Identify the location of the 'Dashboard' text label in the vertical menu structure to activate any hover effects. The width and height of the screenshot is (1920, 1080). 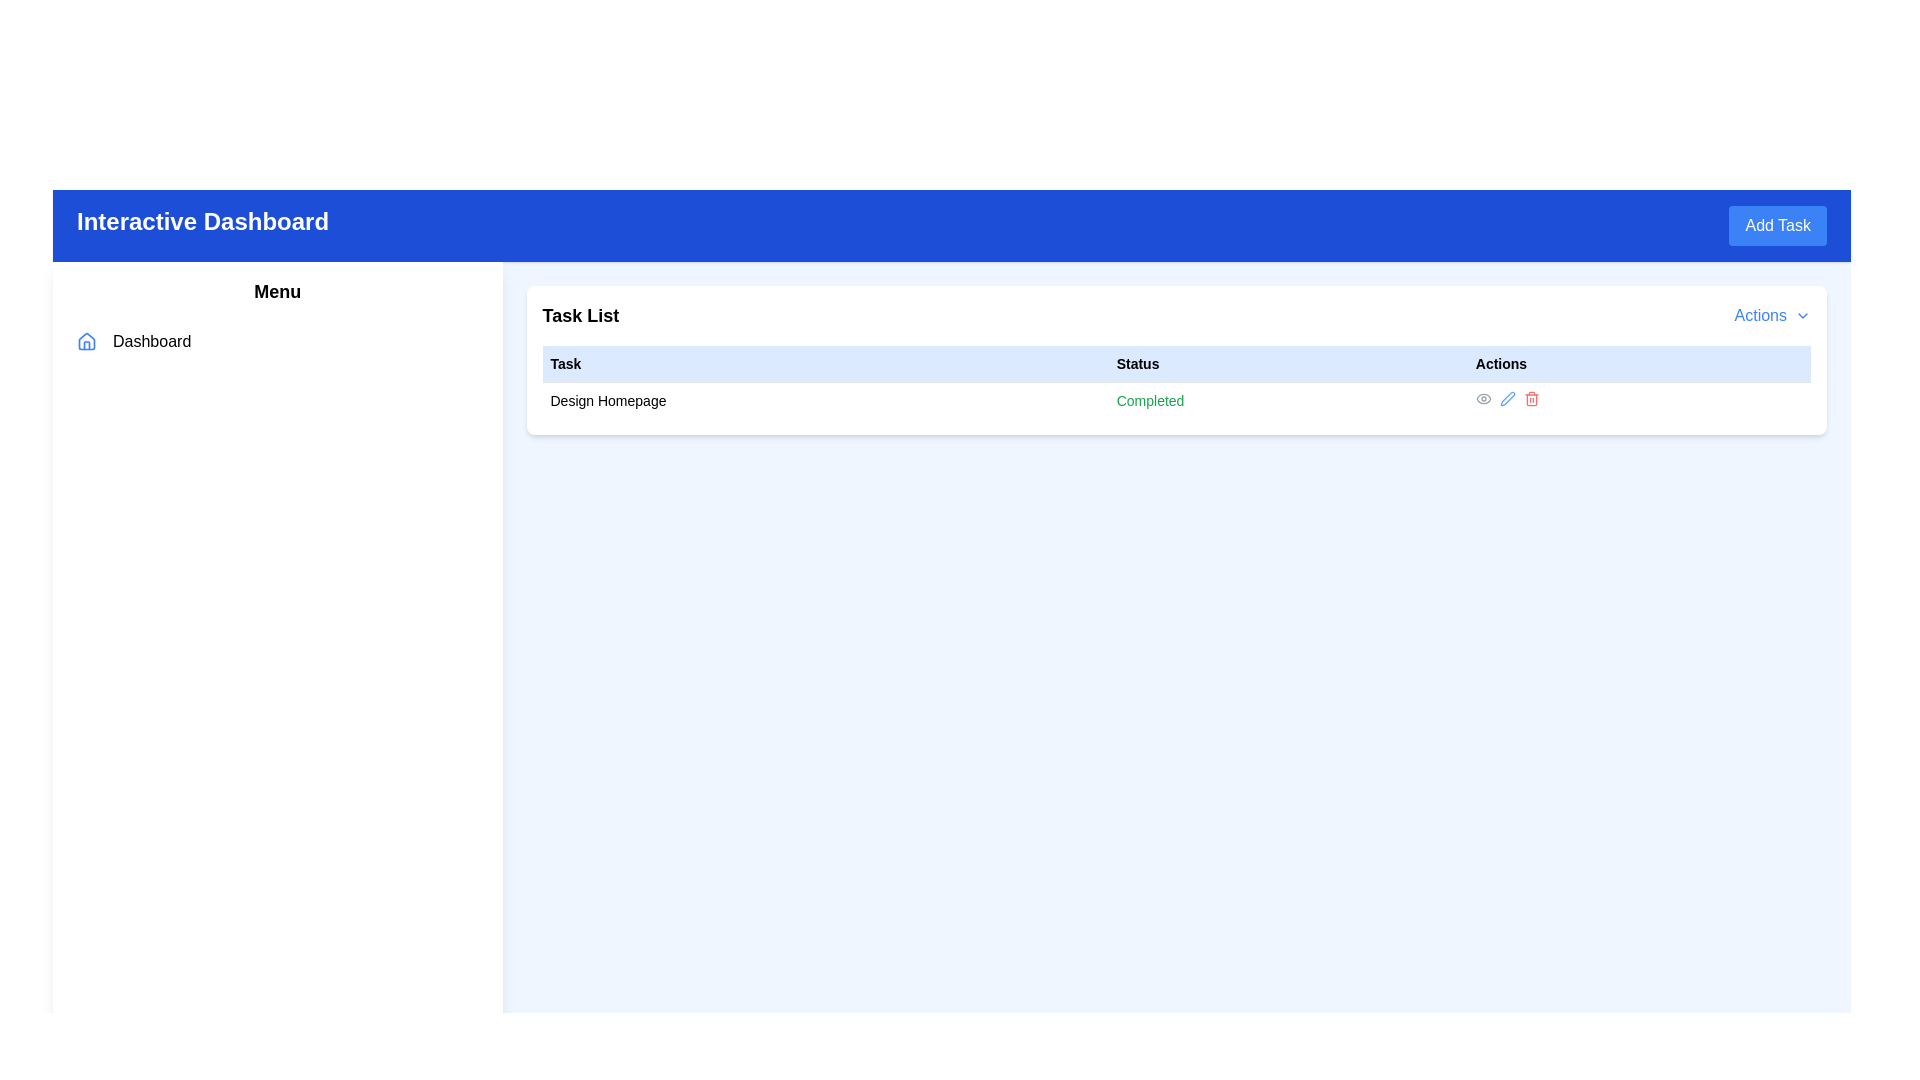
(151, 341).